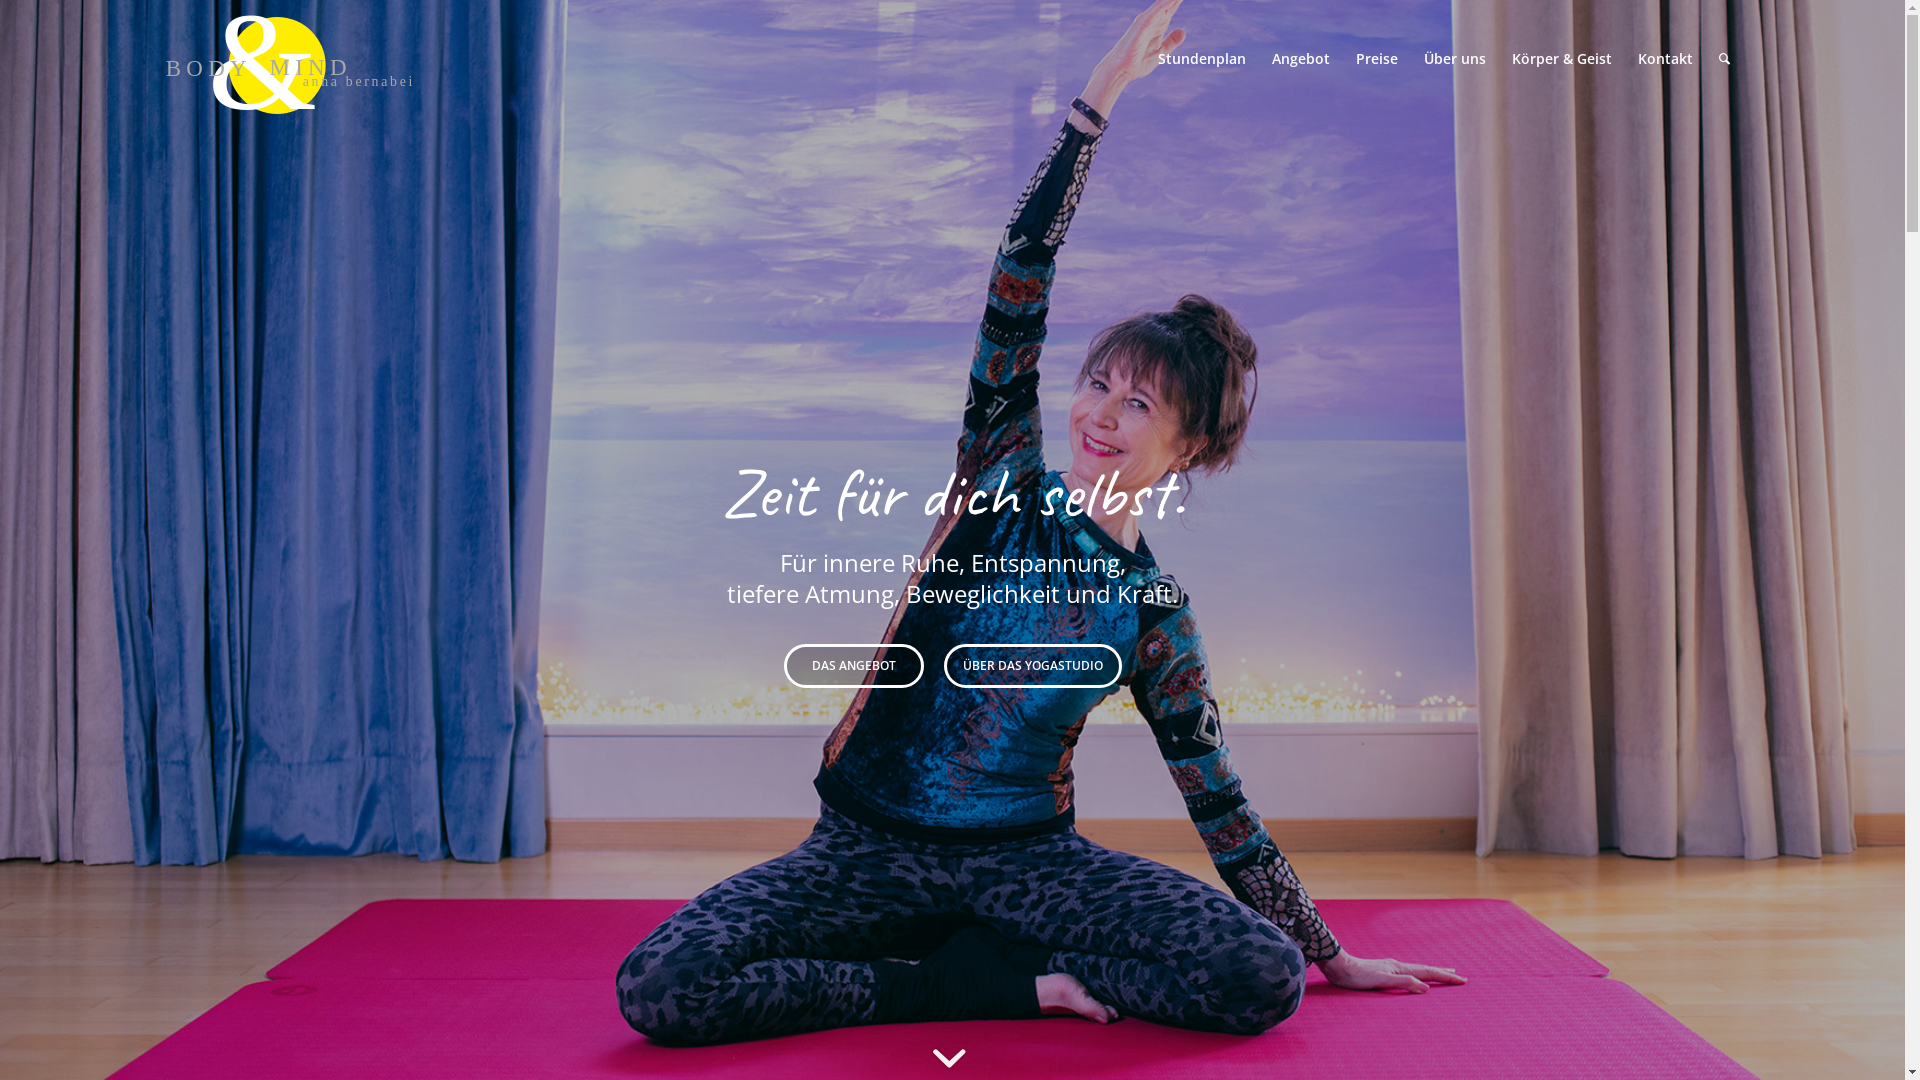 The image size is (1920, 1080). Describe the element at coordinates (293, 57) in the screenshot. I see `'&` at that location.